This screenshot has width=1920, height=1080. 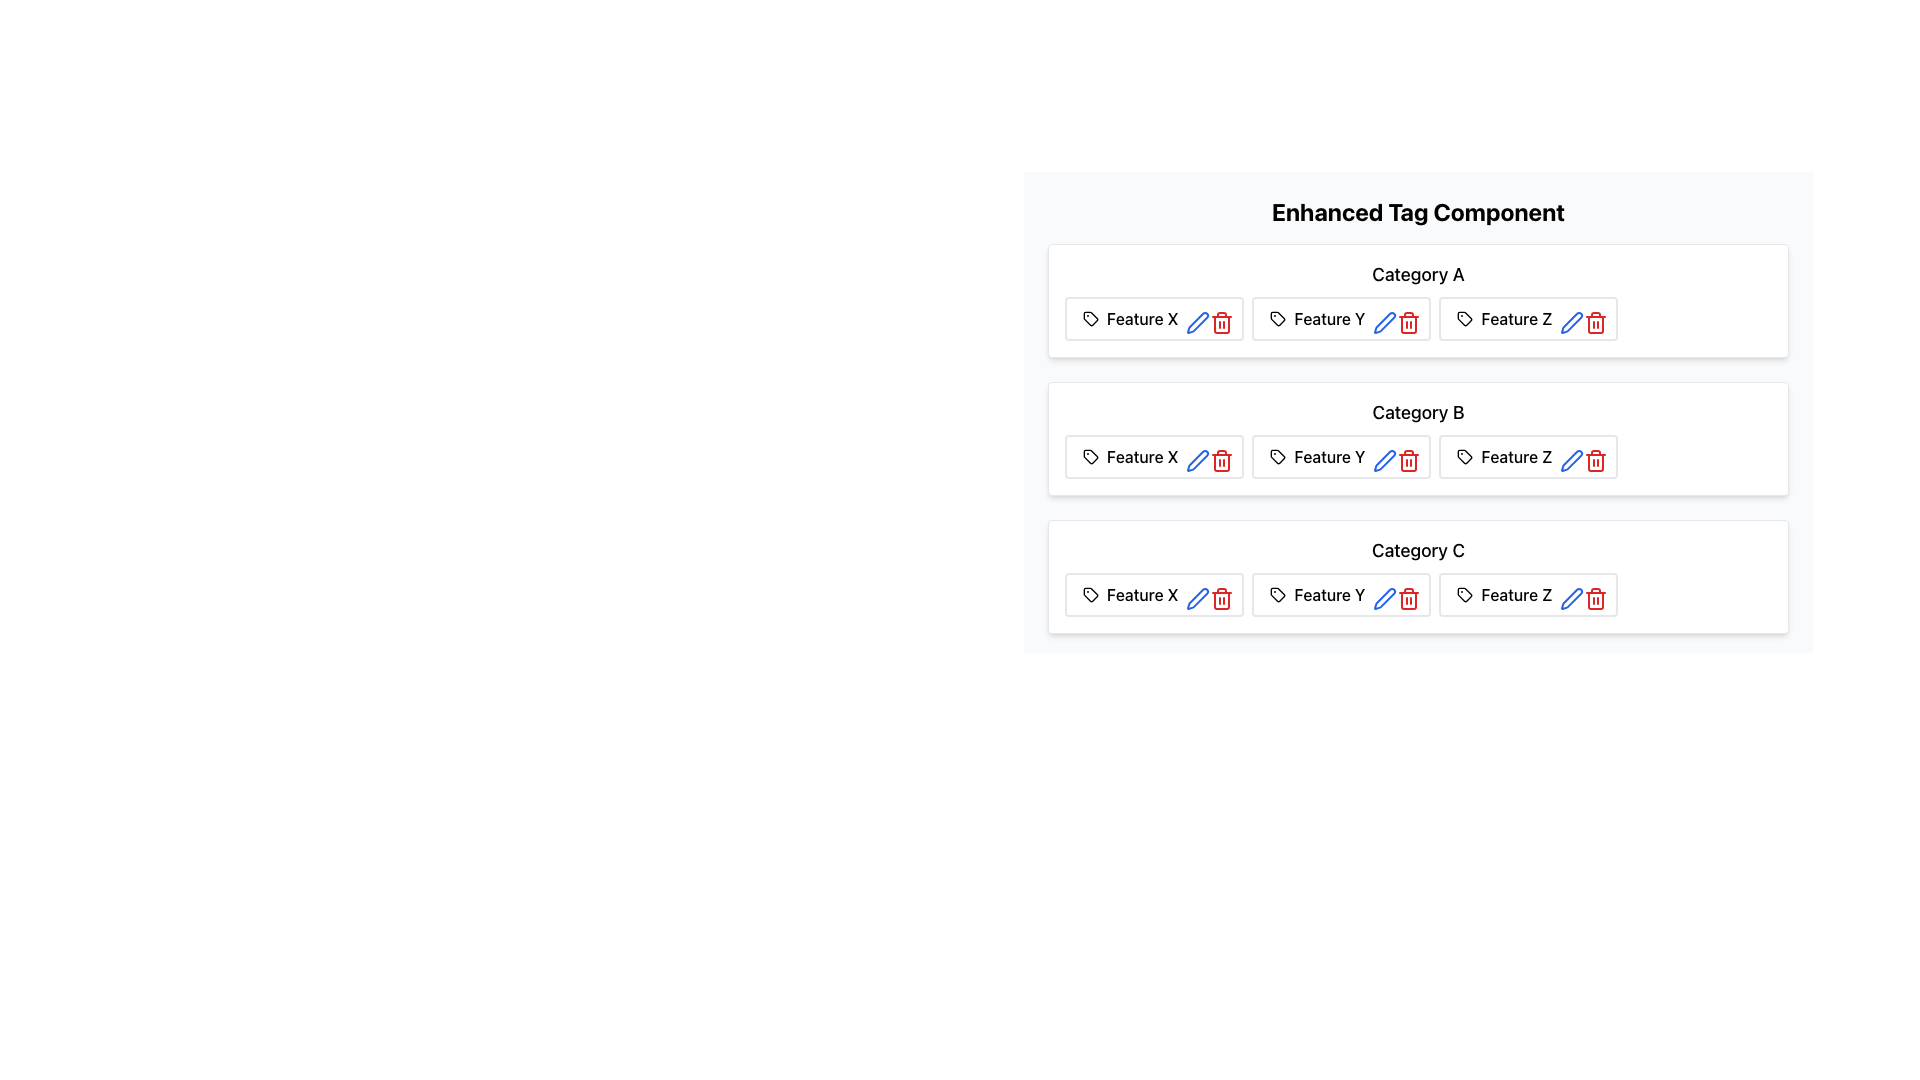 I want to click on the third icon (a trash bin) within the card labeled 'Feature Y', so click(x=1404, y=318).